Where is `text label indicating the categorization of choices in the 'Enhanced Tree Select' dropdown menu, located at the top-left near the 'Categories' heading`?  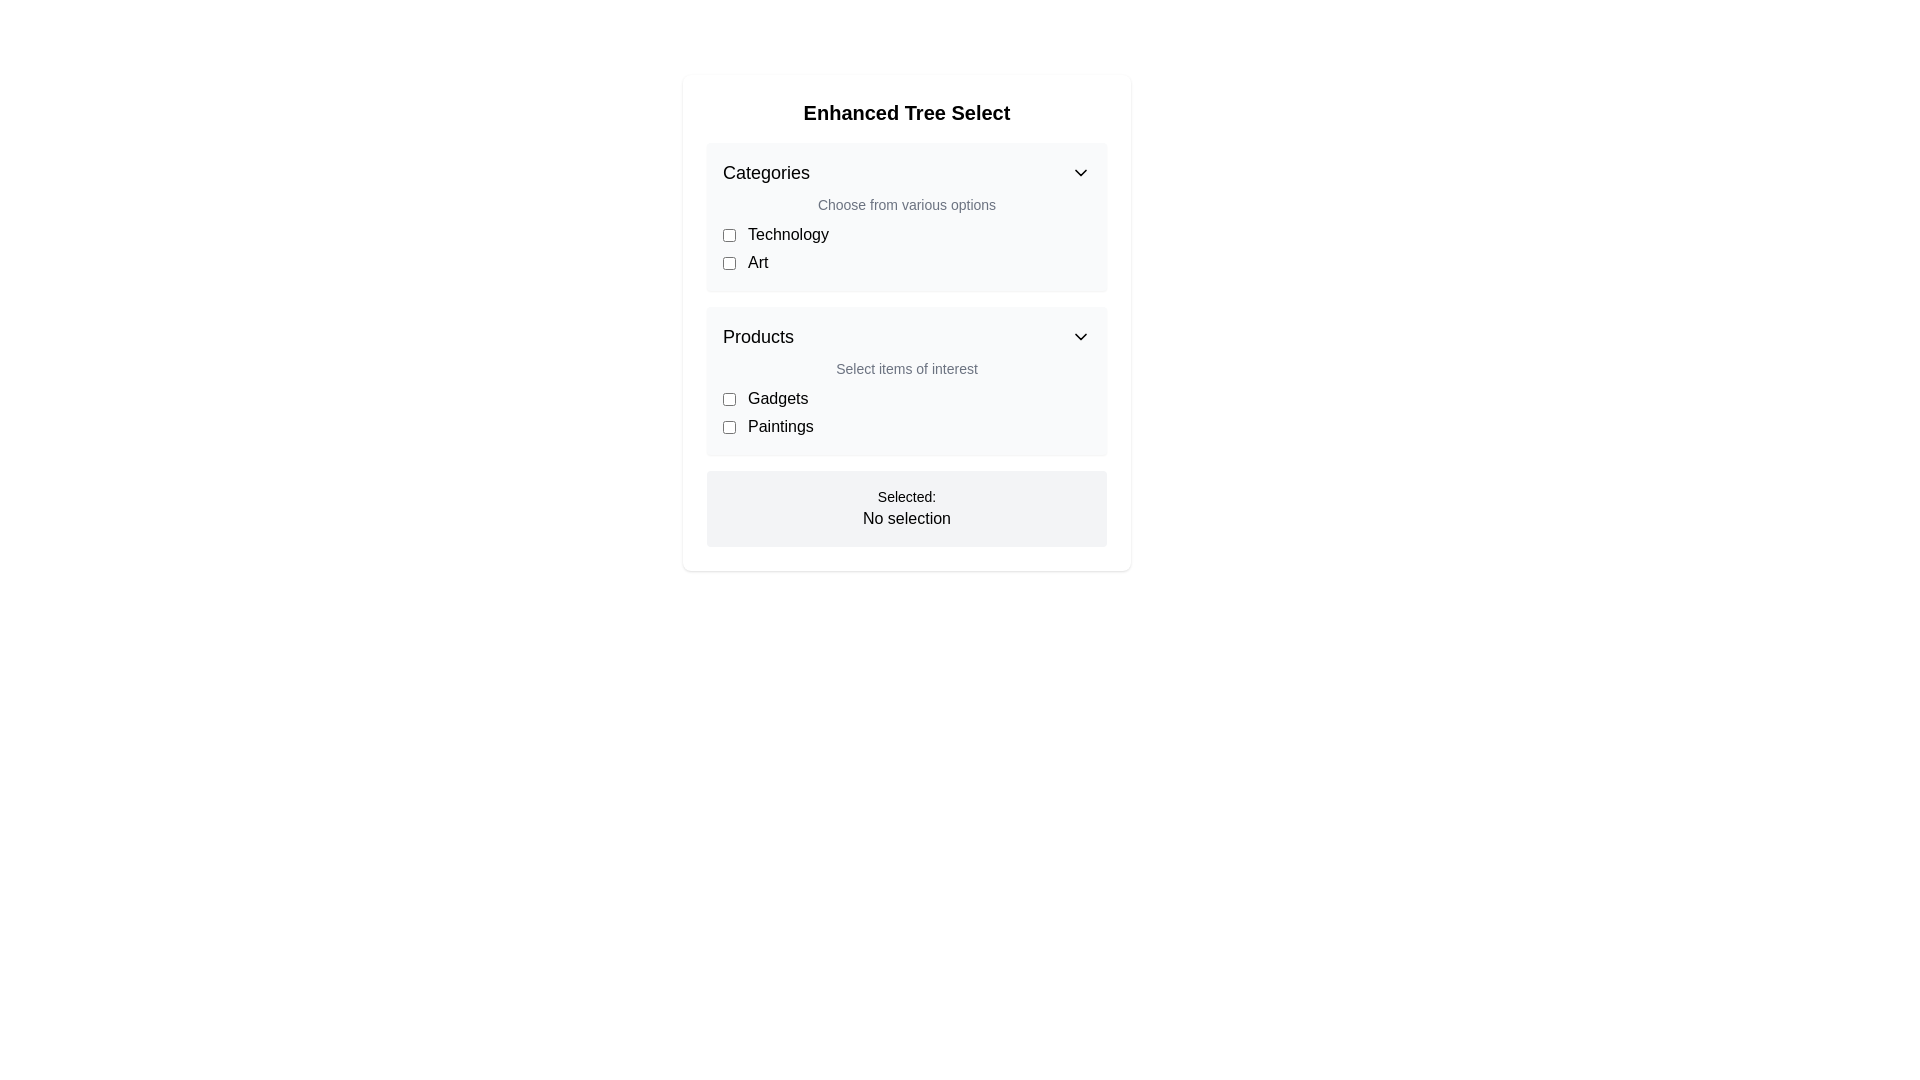 text label indicating the categorization of choices in the 'Enhanced Tree Select' dropdown menu, located at the top-left near the 'Categories' heading is located at coordinates (765, 172).